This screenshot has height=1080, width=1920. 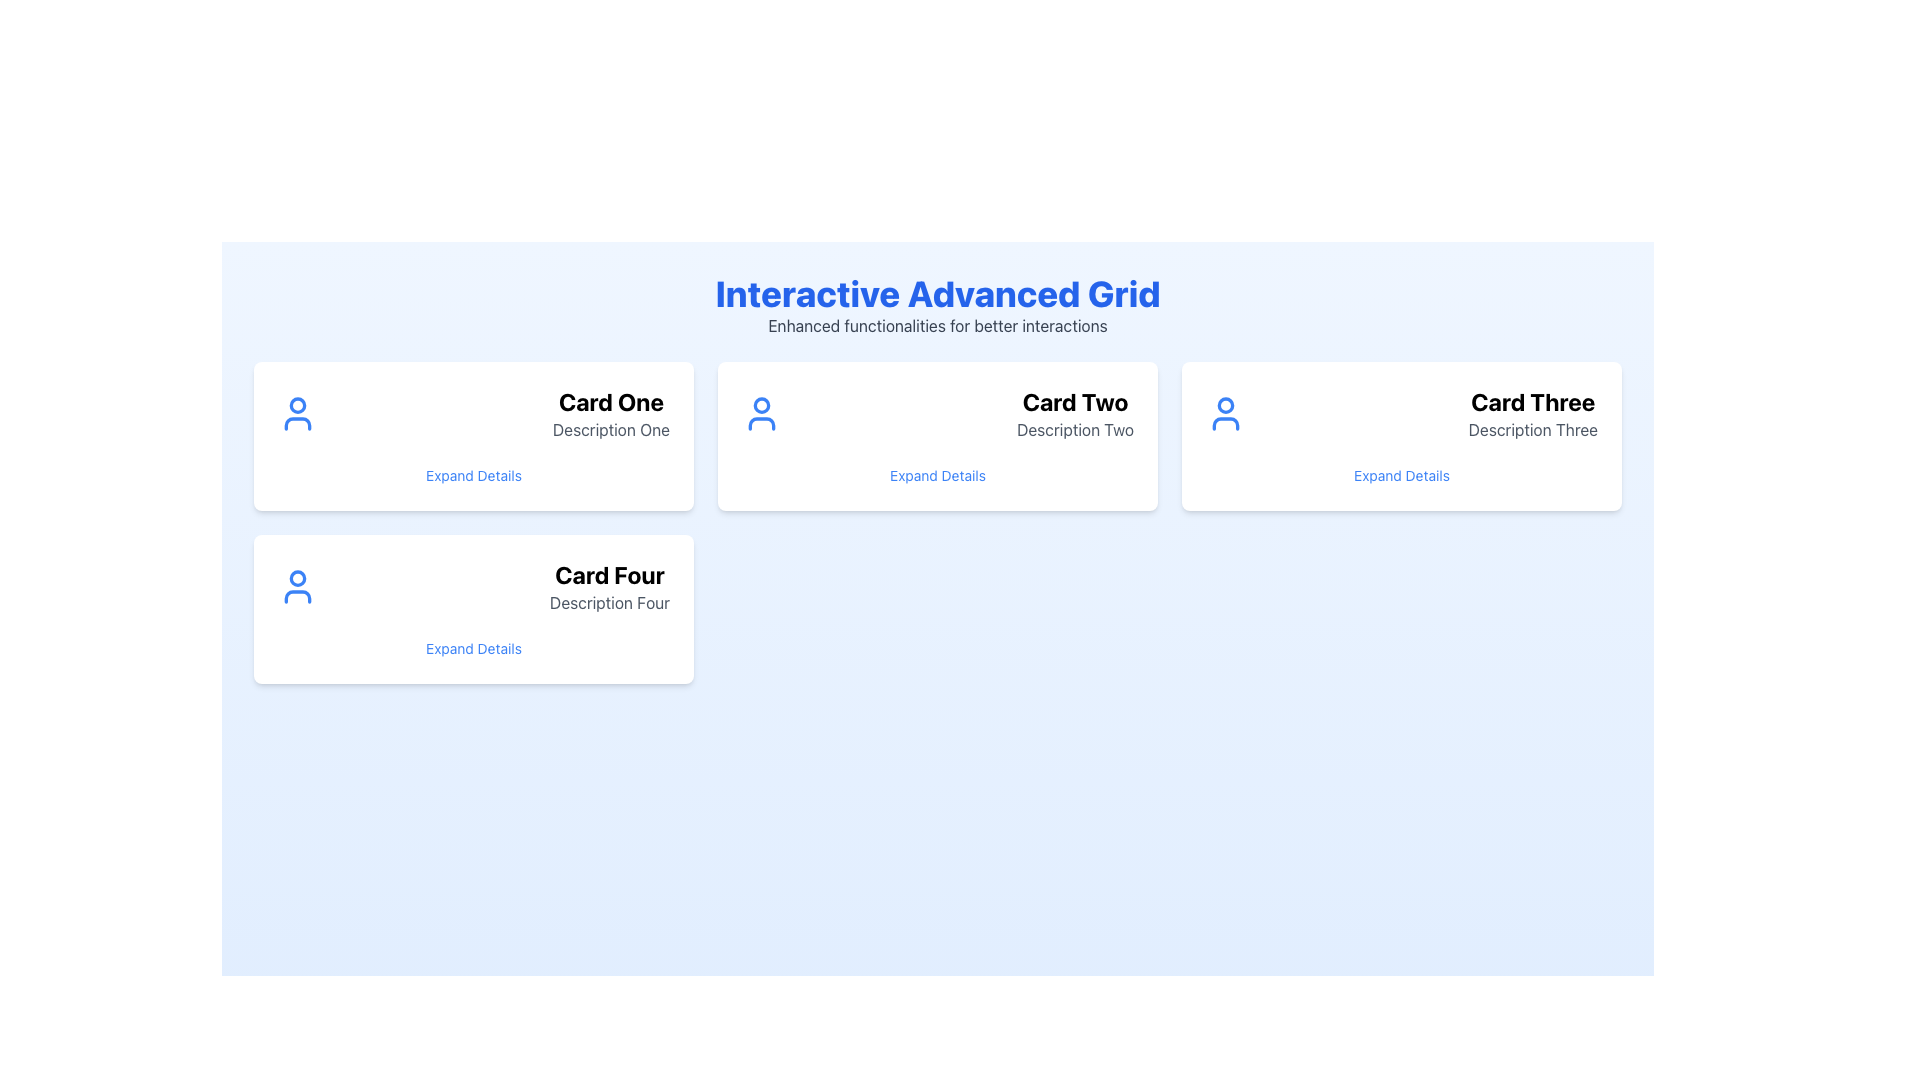 What do you see at coordinates (610, 428) in the screenshot?
I see `the description text element located within 'Card One', positioned below the heading and above 'Expand Details'` at bounding box center [610, 428].